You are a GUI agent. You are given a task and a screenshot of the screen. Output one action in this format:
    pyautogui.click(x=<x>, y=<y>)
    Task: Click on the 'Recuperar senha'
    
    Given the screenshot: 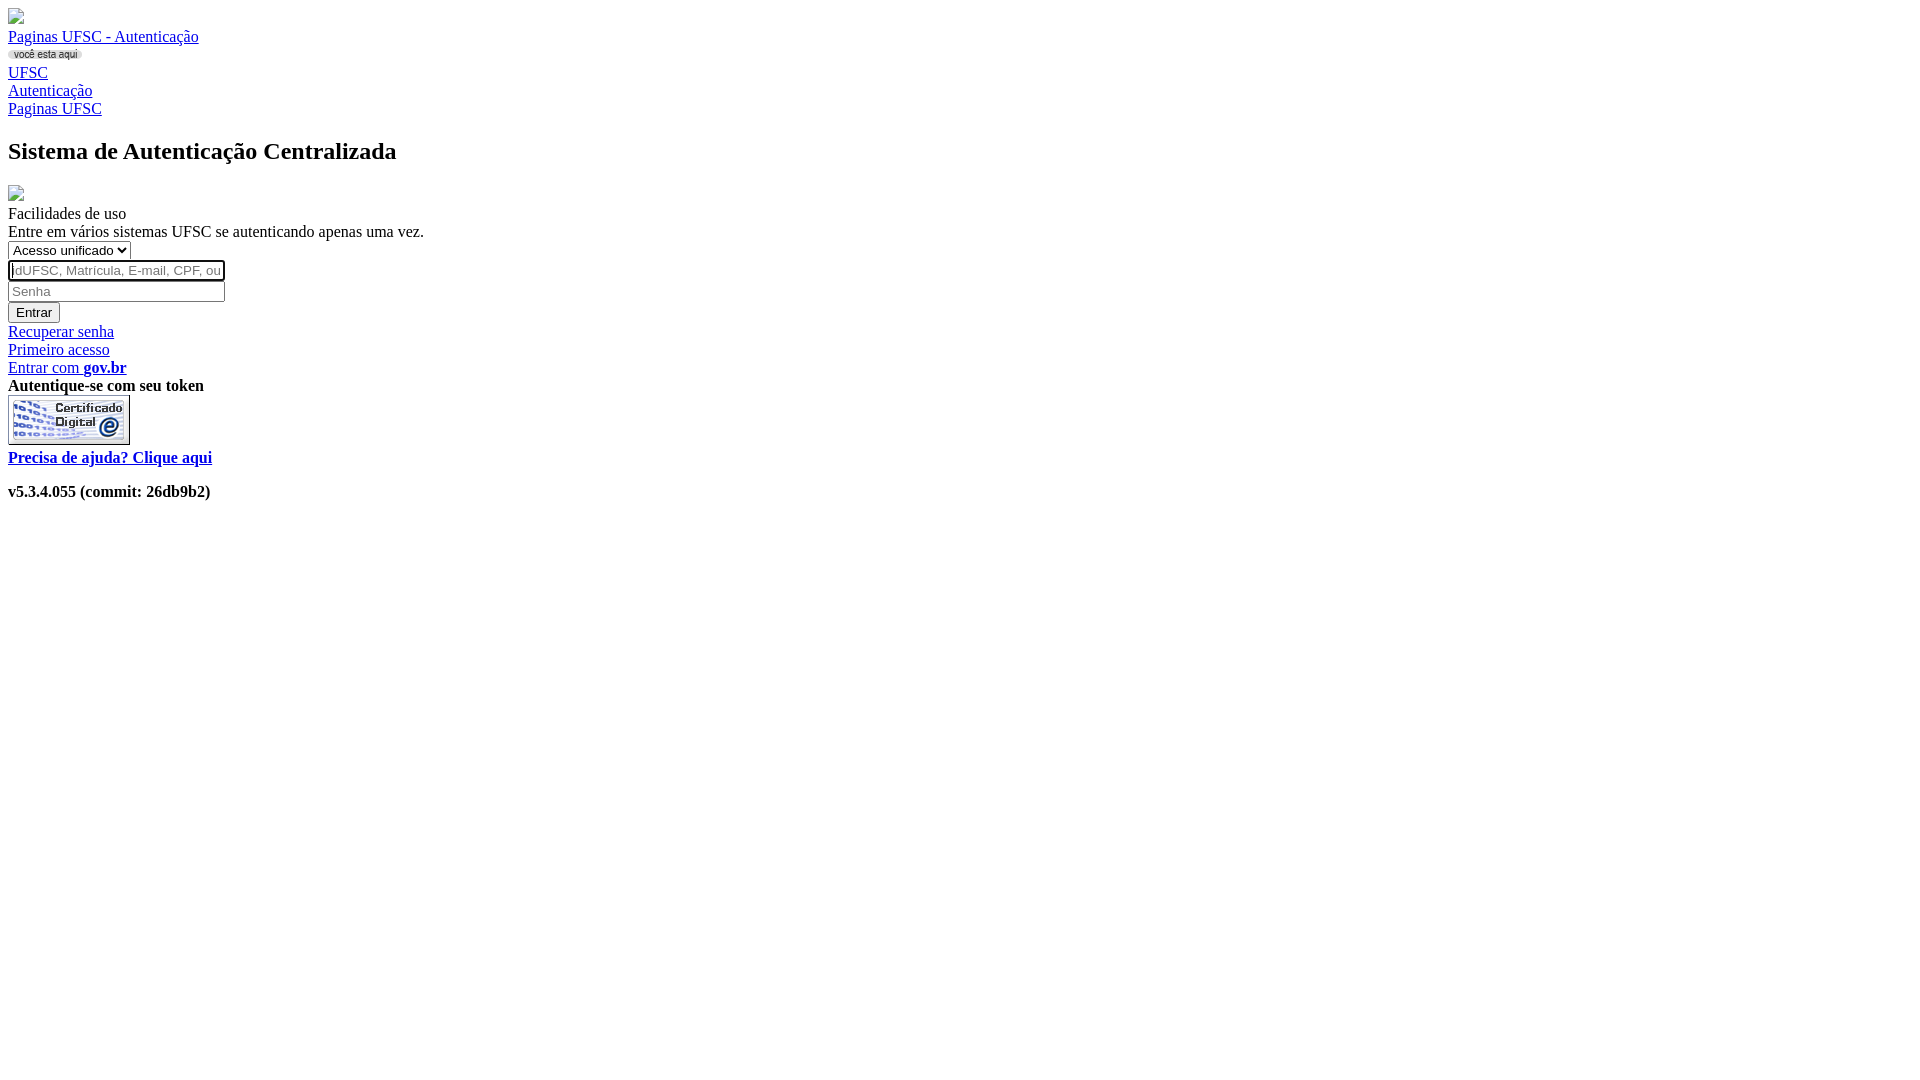 What is the action you would take?
    pyautogui.click(x=8, y=330)
    